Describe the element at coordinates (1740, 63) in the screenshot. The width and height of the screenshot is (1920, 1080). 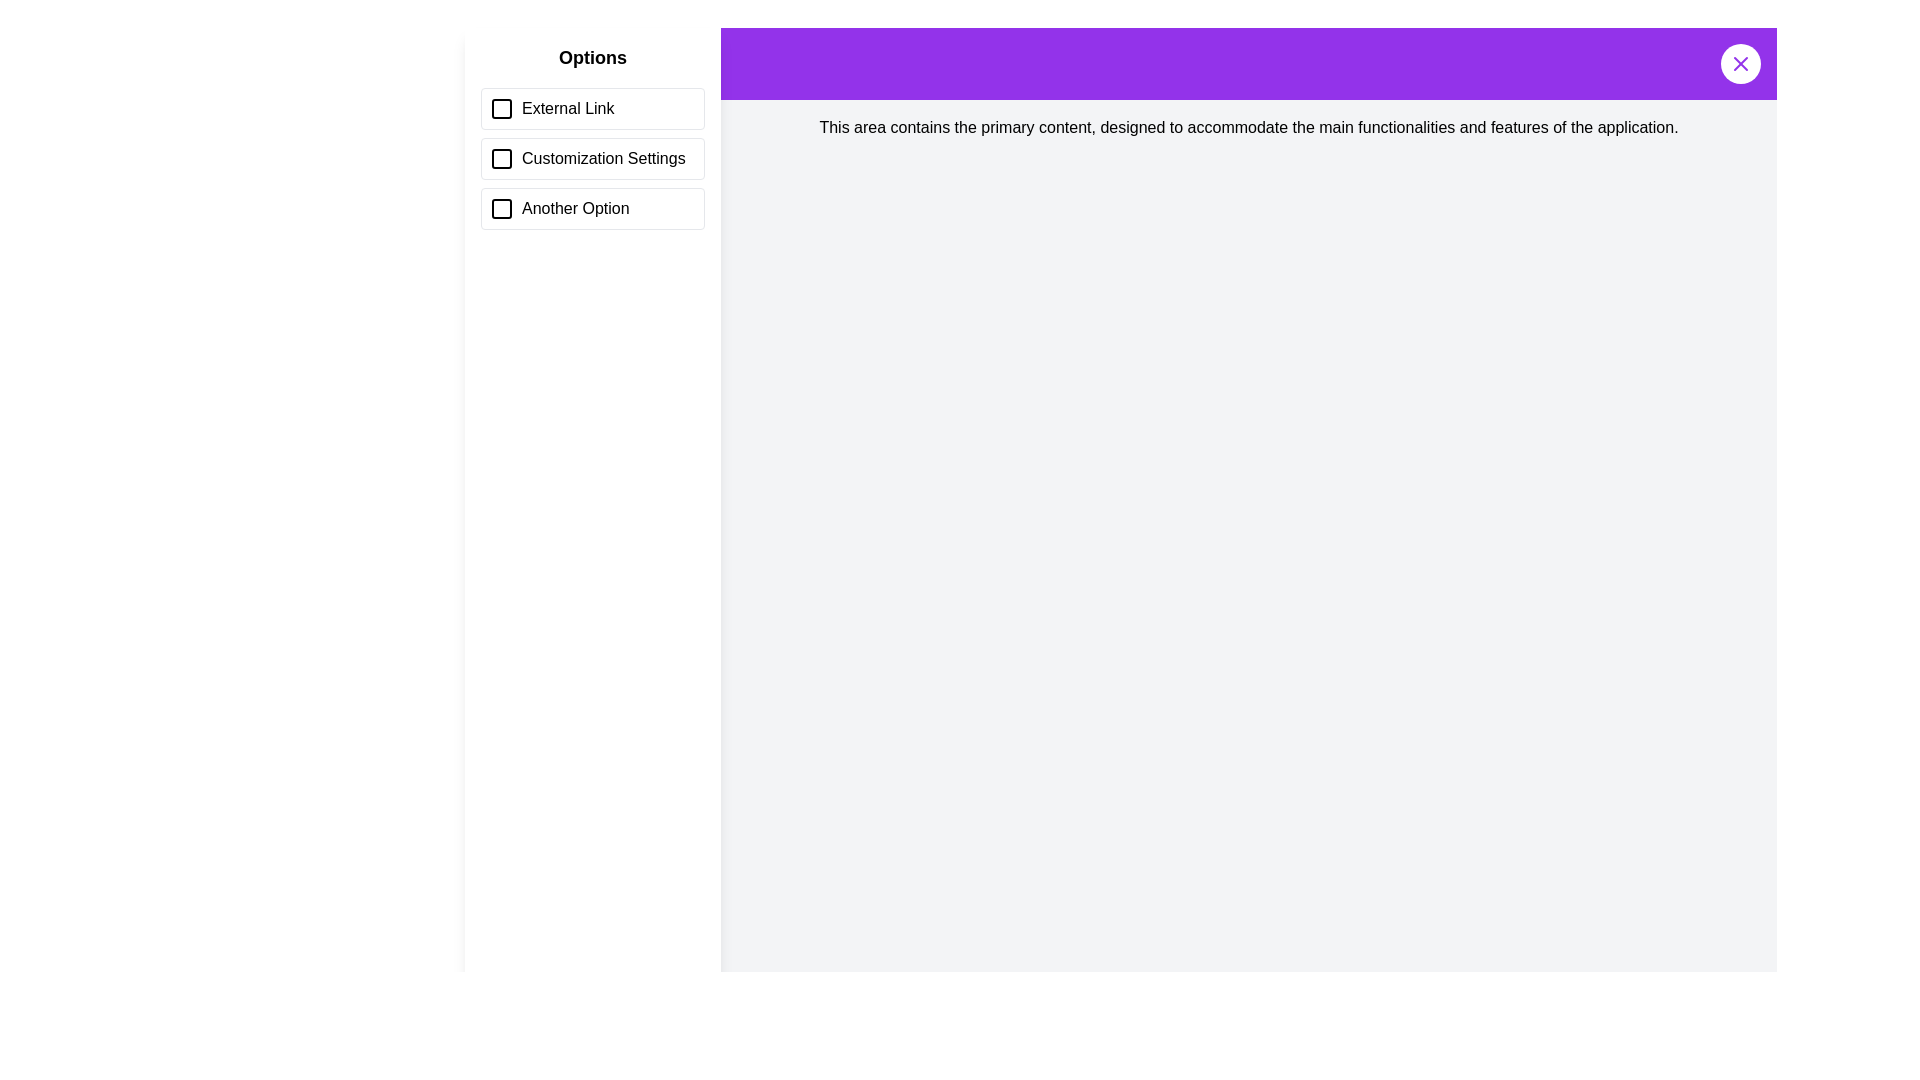
I see `the close button located in the top-right corner of the purple header bar titled 'Interactive Drawer'` at that location.